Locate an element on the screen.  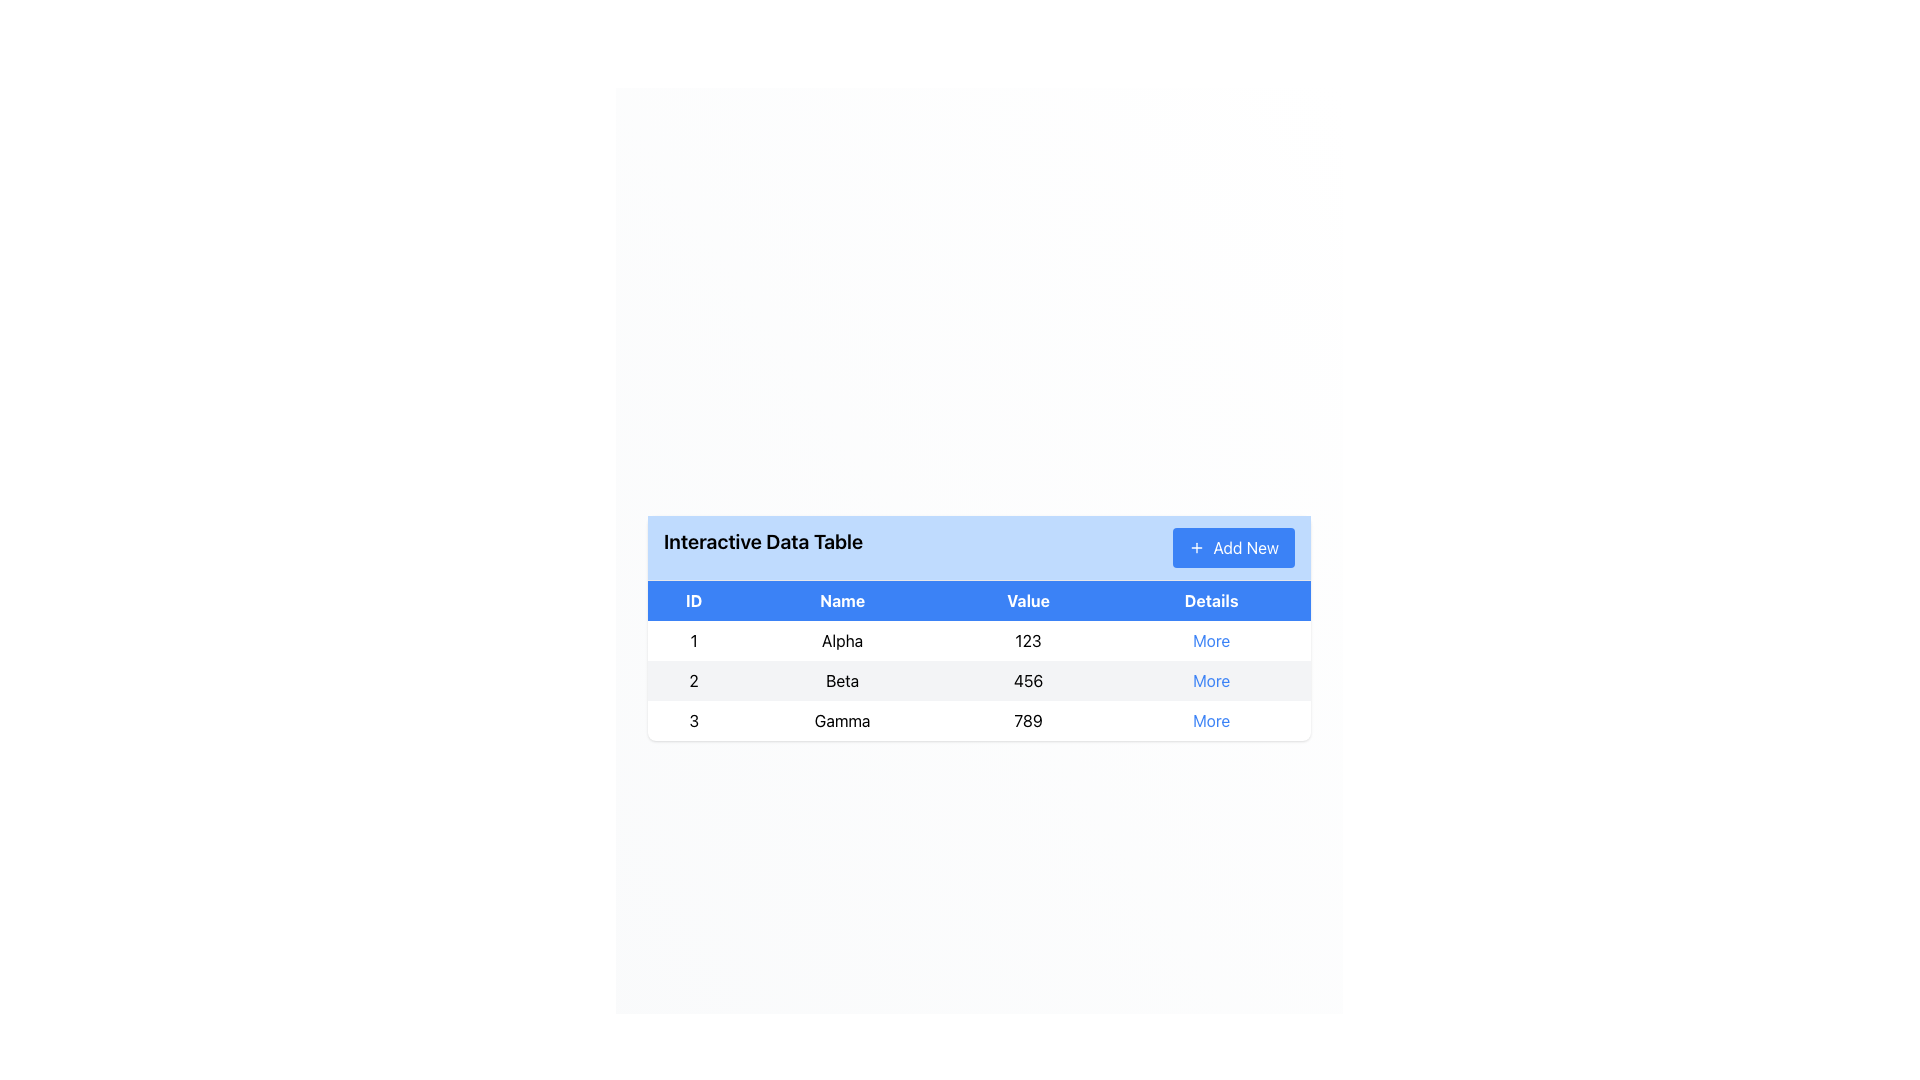
the centered label containing the text 'Beta' in the 'Name' column of the data table, located in the second row, positioned between '2' and '456' is located at coordinates (842, 679).